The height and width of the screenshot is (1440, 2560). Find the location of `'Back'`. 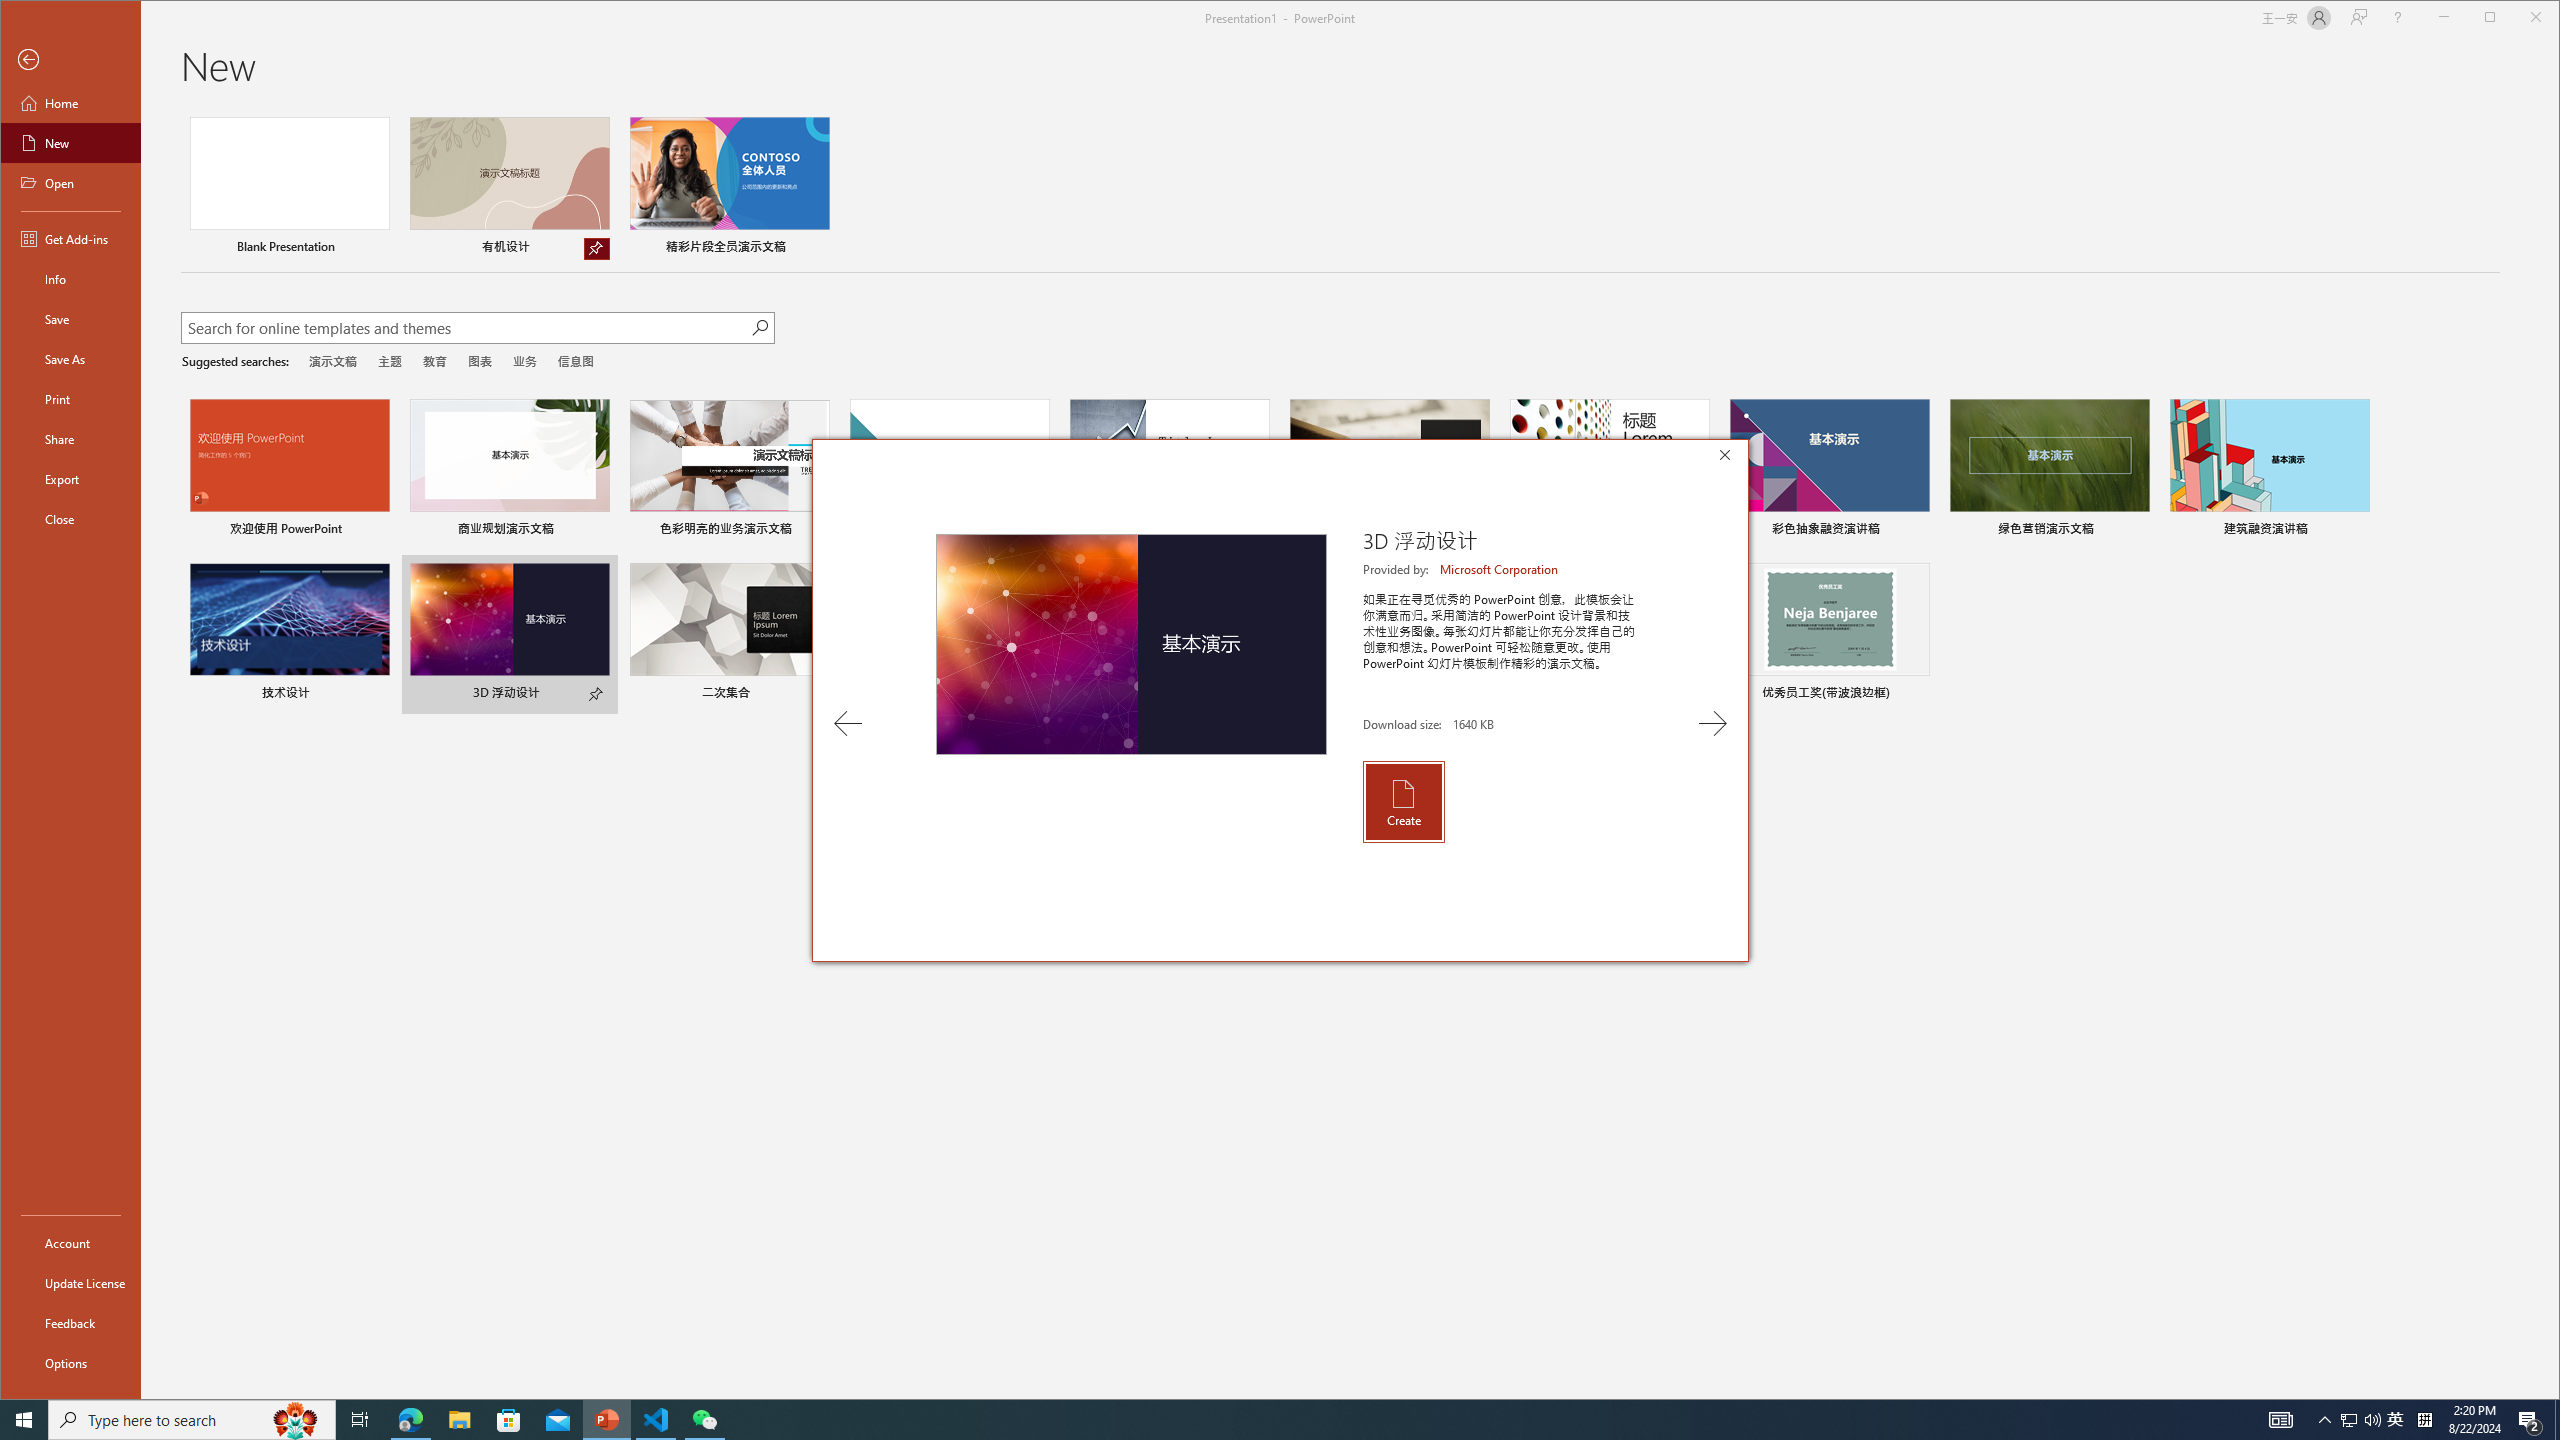

'Back' is located at coordinates (69, 60).